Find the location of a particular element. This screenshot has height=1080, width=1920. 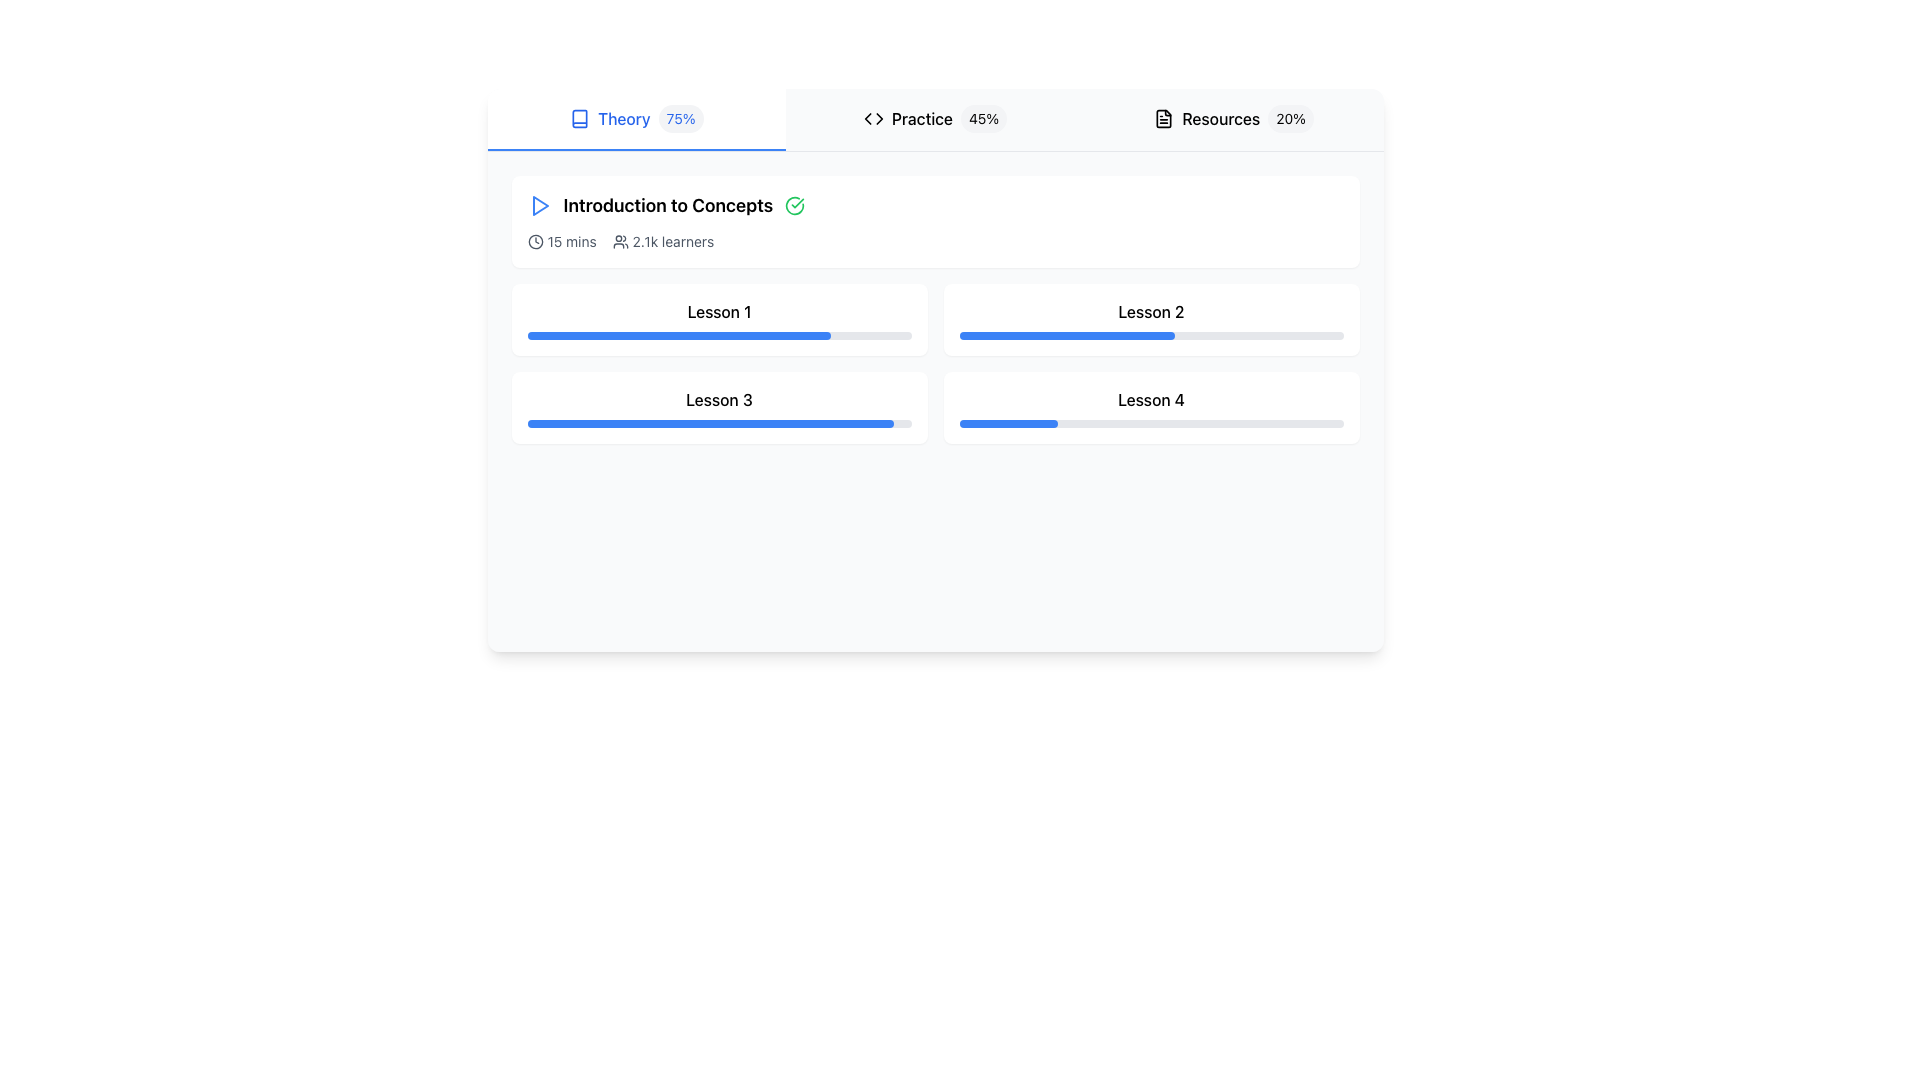

the clock icon in the header area of the 'Introduction to Concepts' section, which visually represents the duration of '15 mins' is located at coordinates (535, 241).